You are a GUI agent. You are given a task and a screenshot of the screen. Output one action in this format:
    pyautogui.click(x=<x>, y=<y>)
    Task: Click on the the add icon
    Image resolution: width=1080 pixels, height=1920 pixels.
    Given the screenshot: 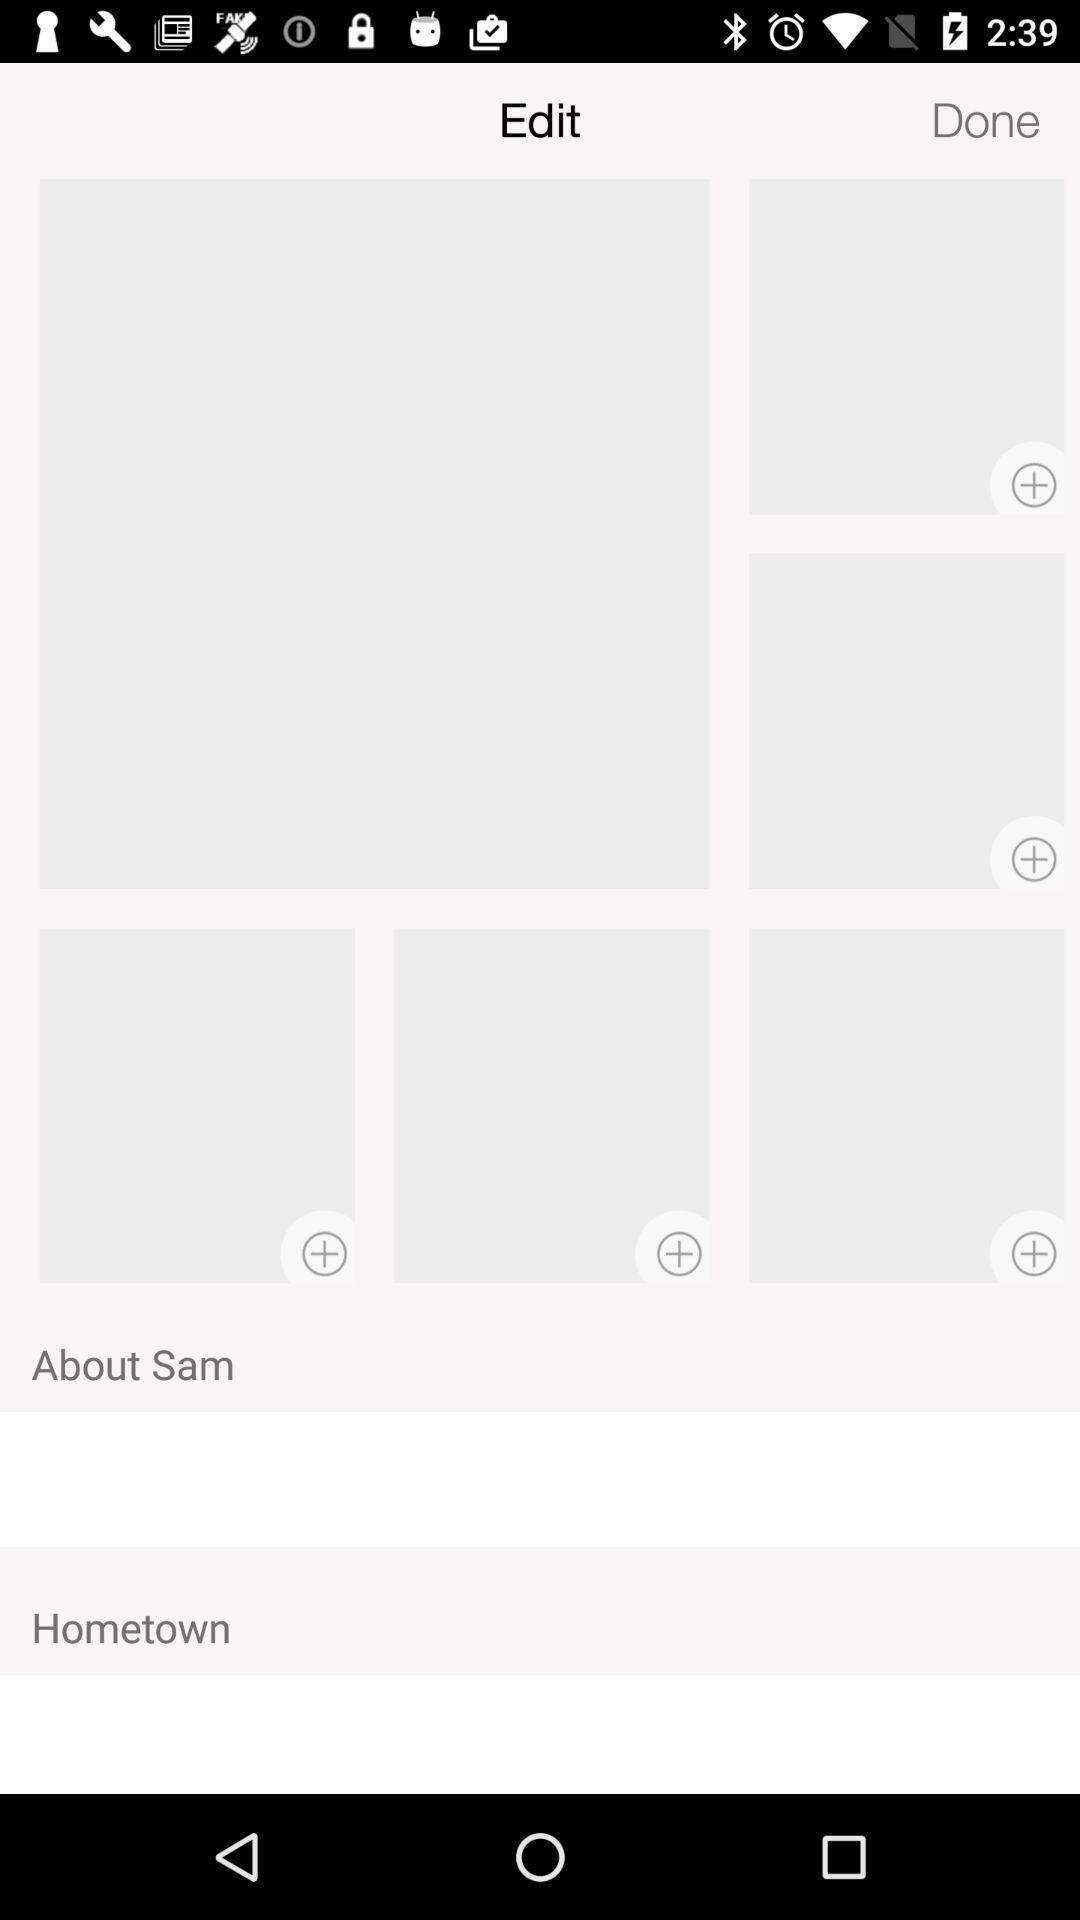 What is the action you would take?
    pyautogui.click(x=1027, y=1245)
    